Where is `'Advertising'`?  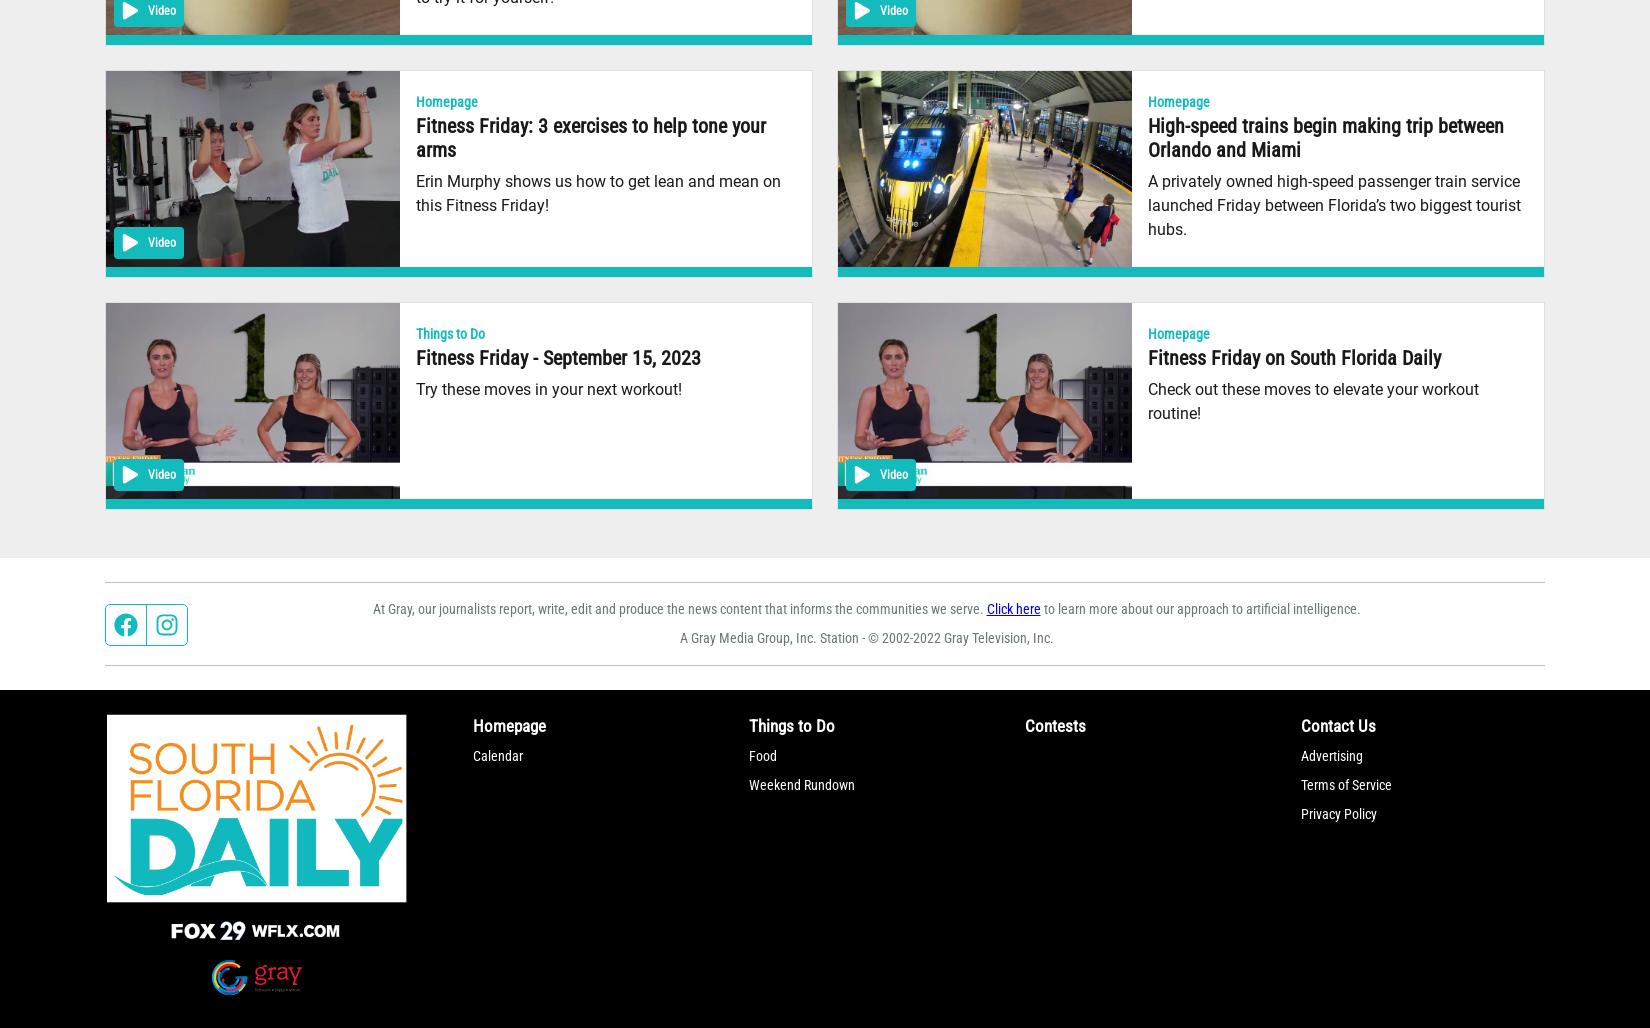 'Advertising' is located at coordinates (1331, 753).